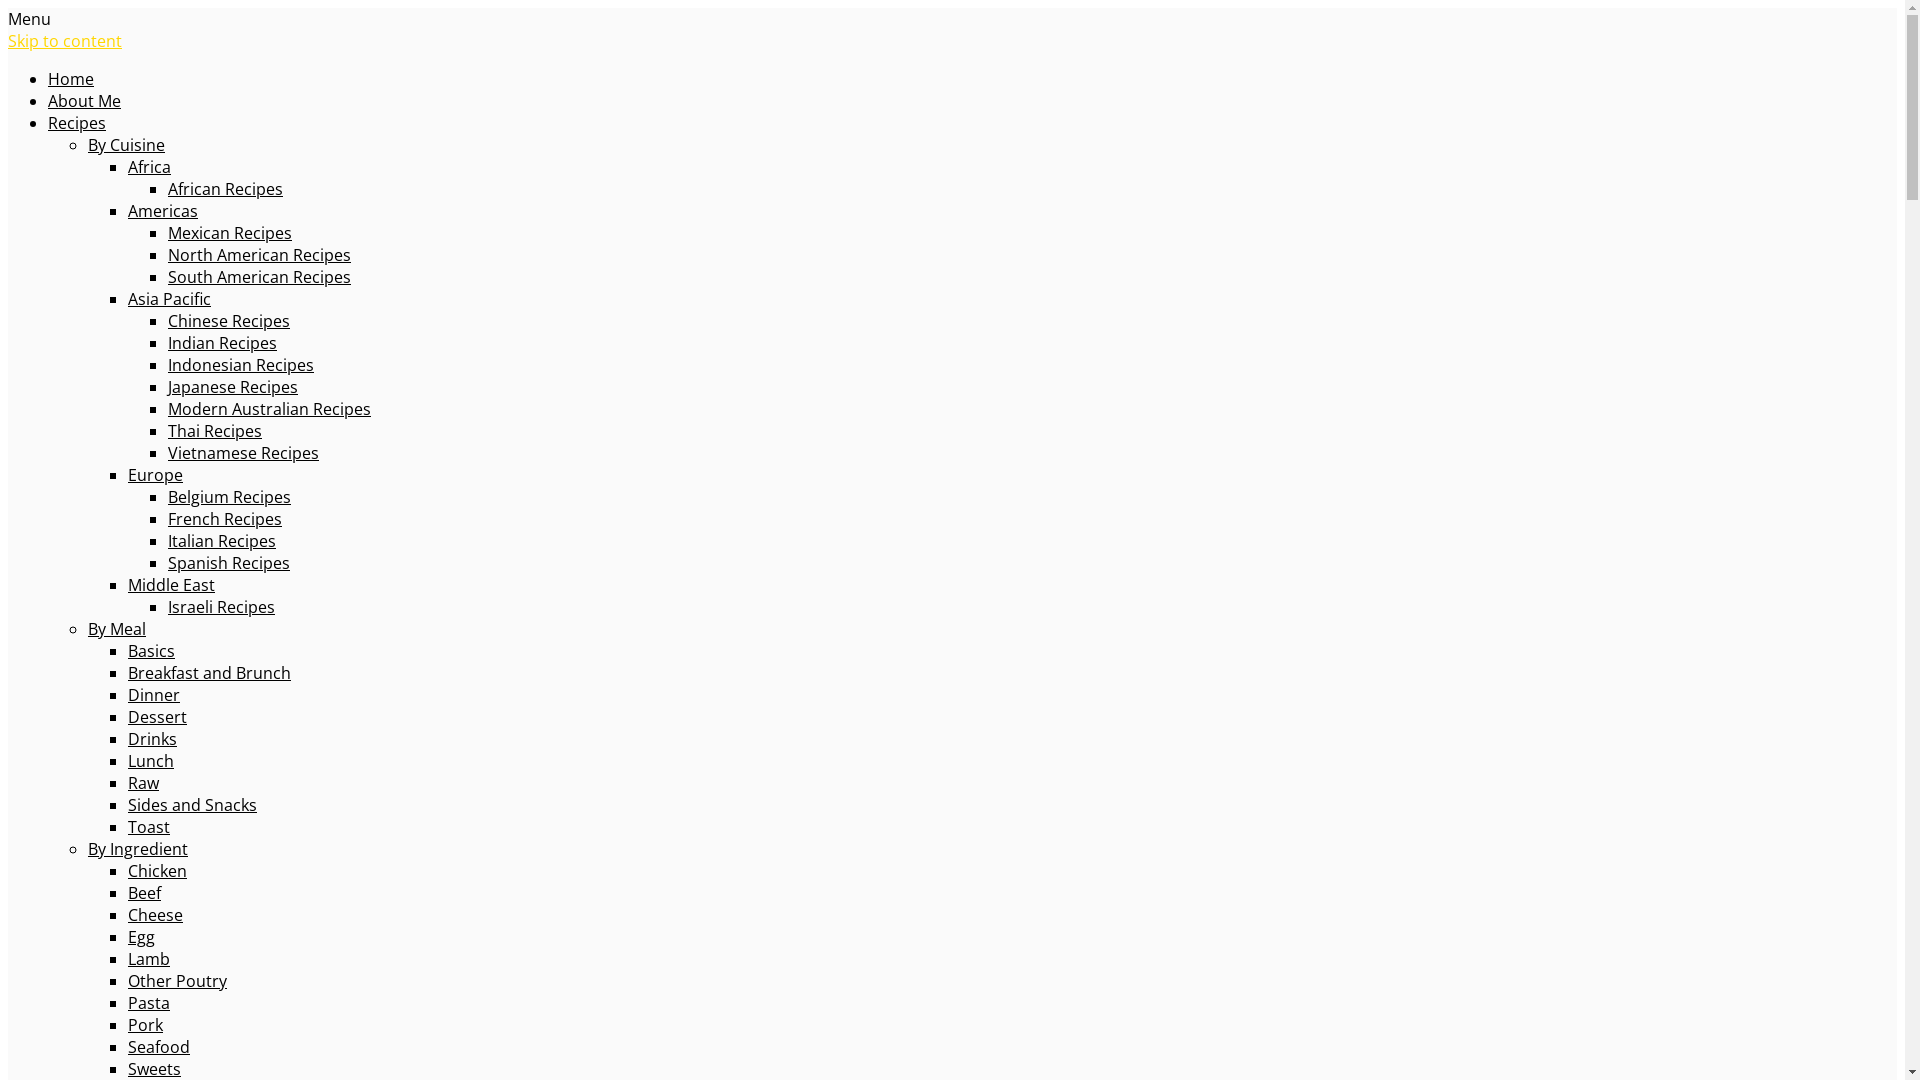 Image resolution: width=1920 pixels, height=1080 pixels. I want to click on 'Basics', so click(127, 651).